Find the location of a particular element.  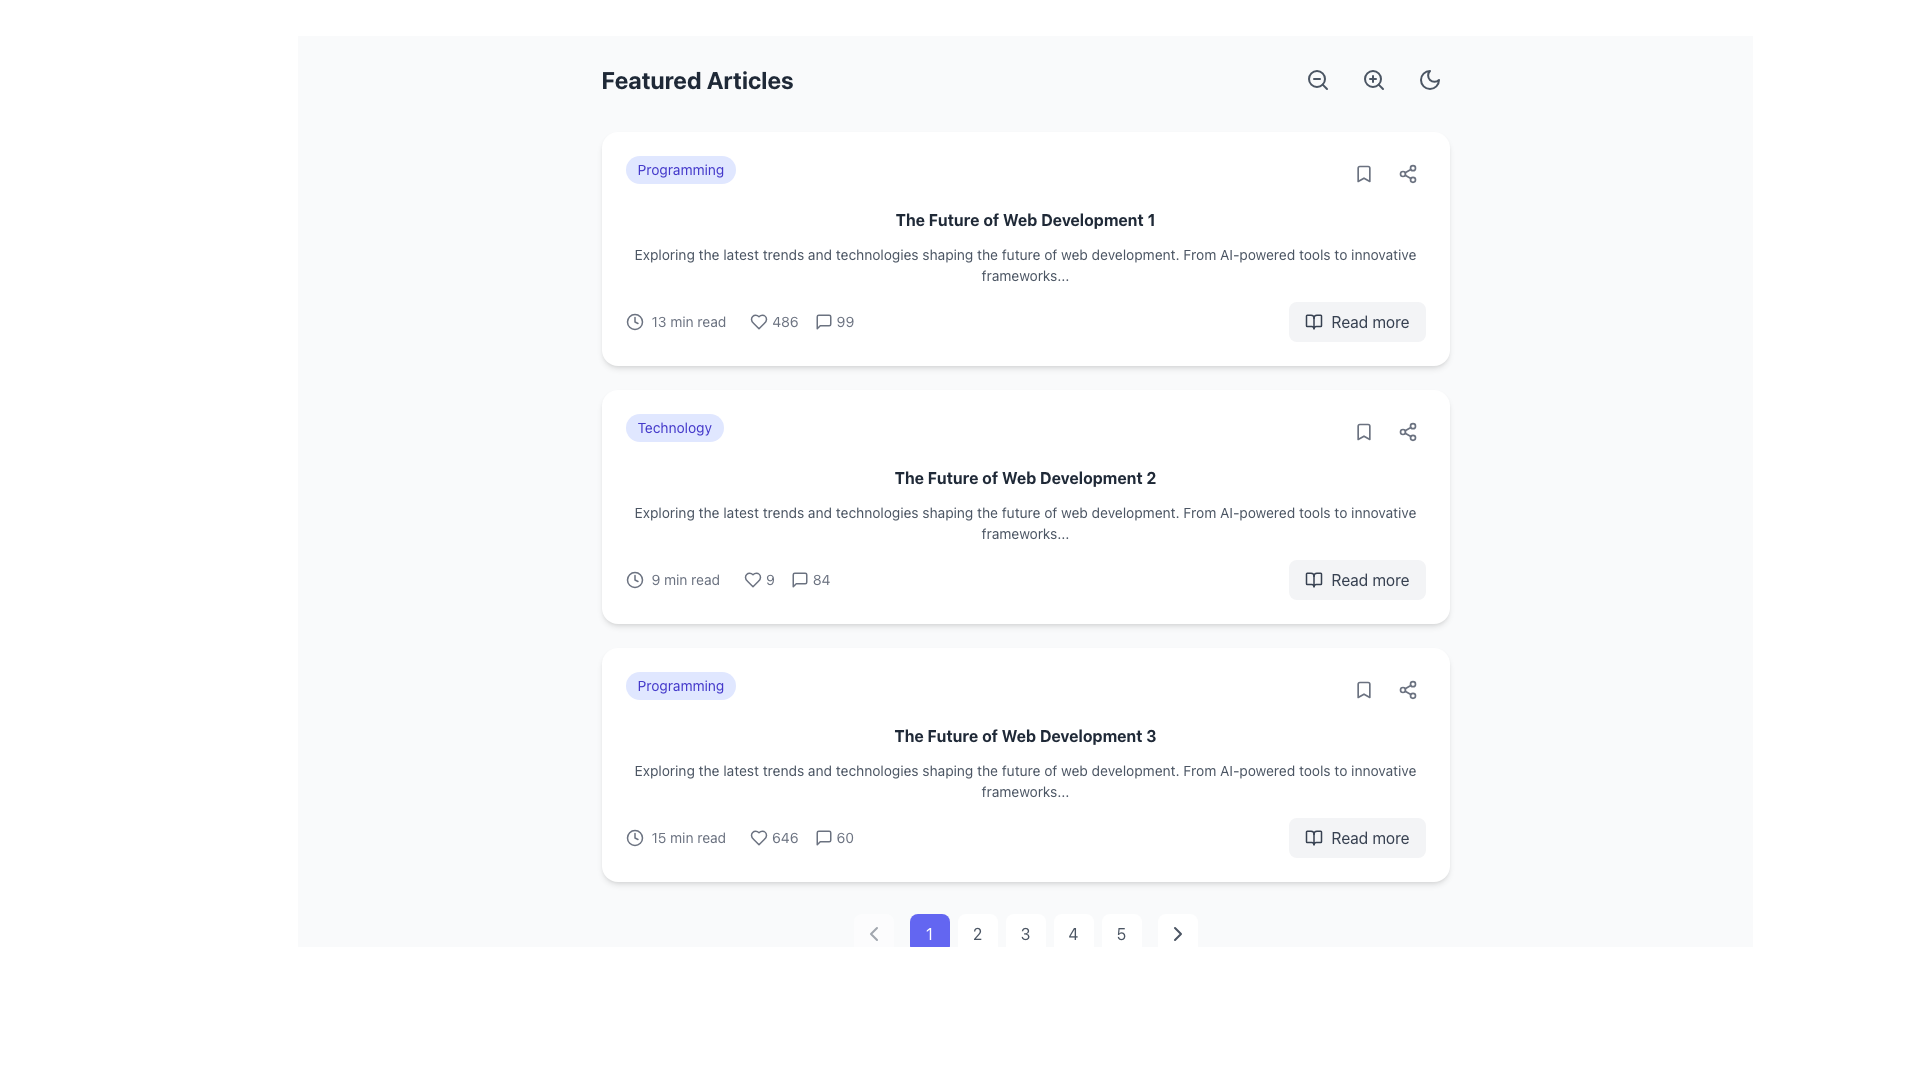

the bold, dark gray text label that reads 'The Future of Web Development 3', which is the main title in the third card of a vertical sequence is located at coordinates (1025, 736).